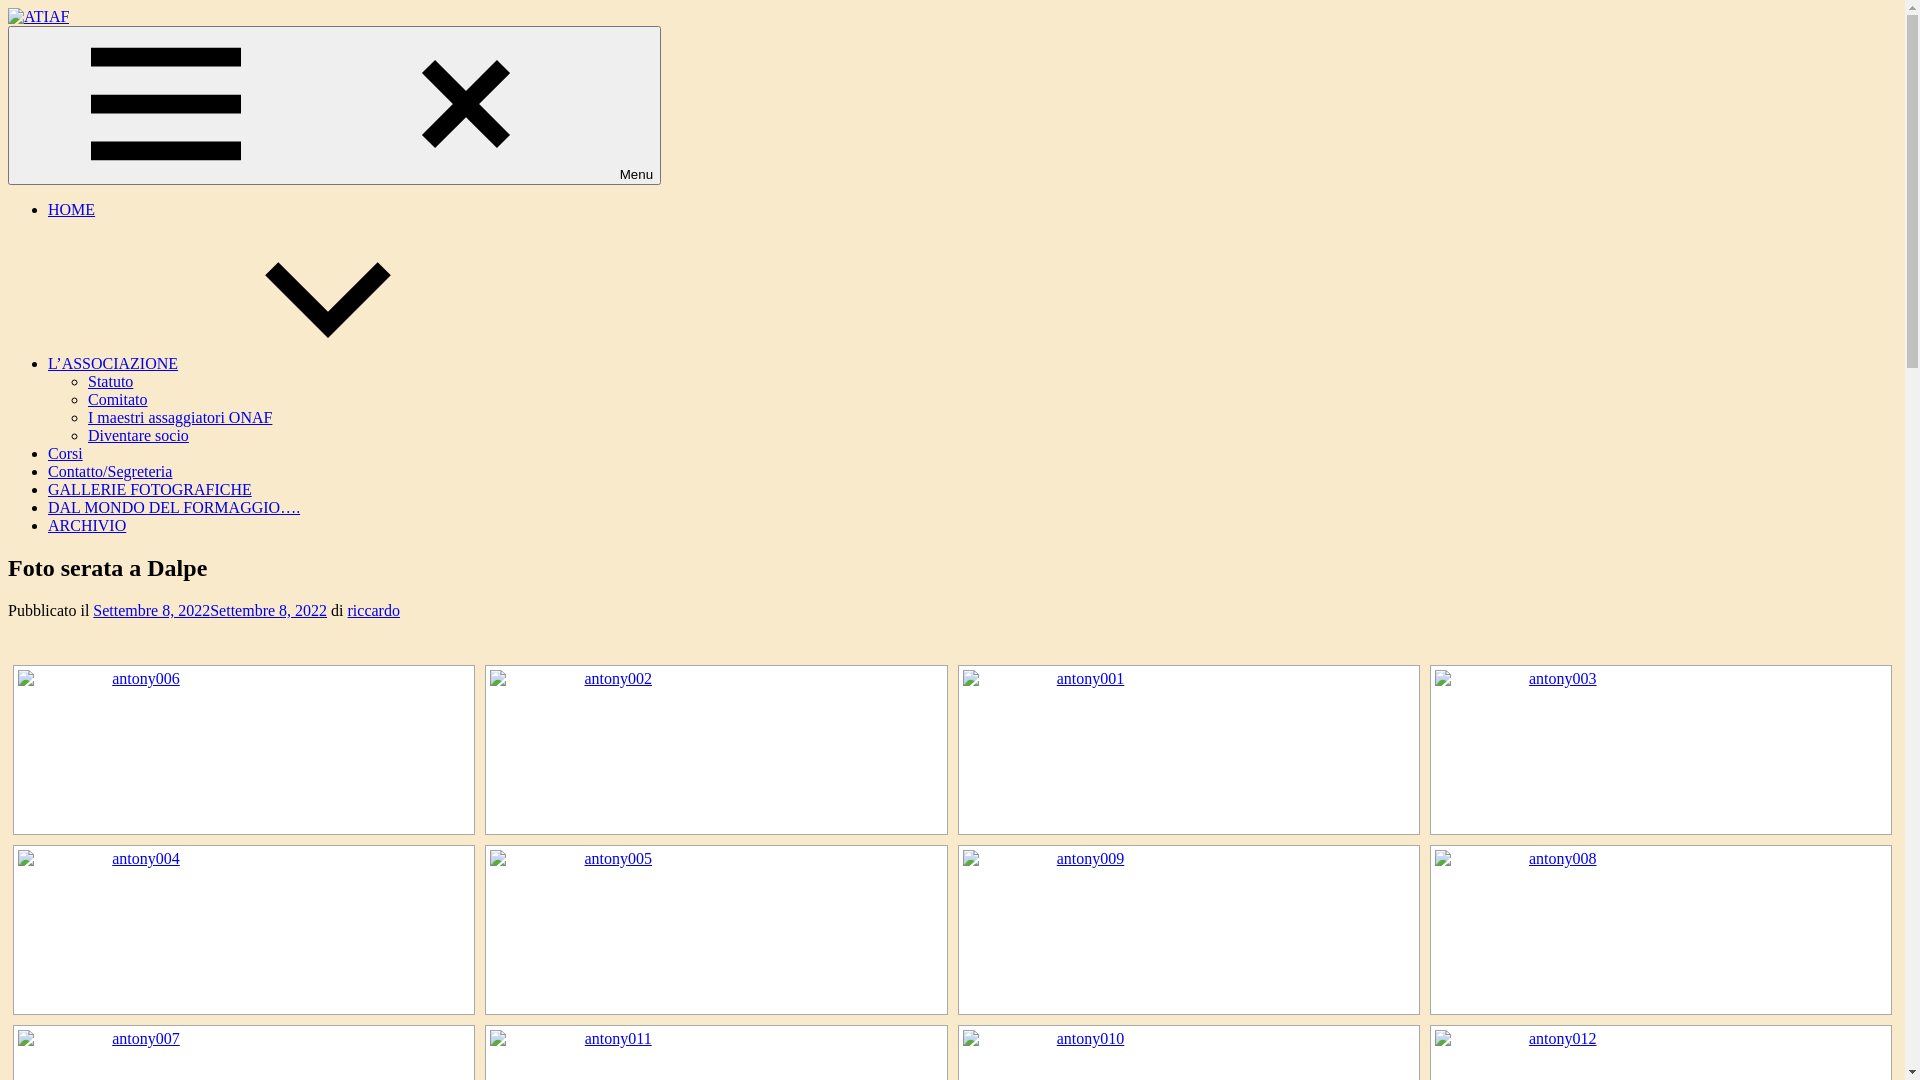 The width and height of the screenshot is (1920, 1080). I want to click on 'Statuto', so click(109, 381).